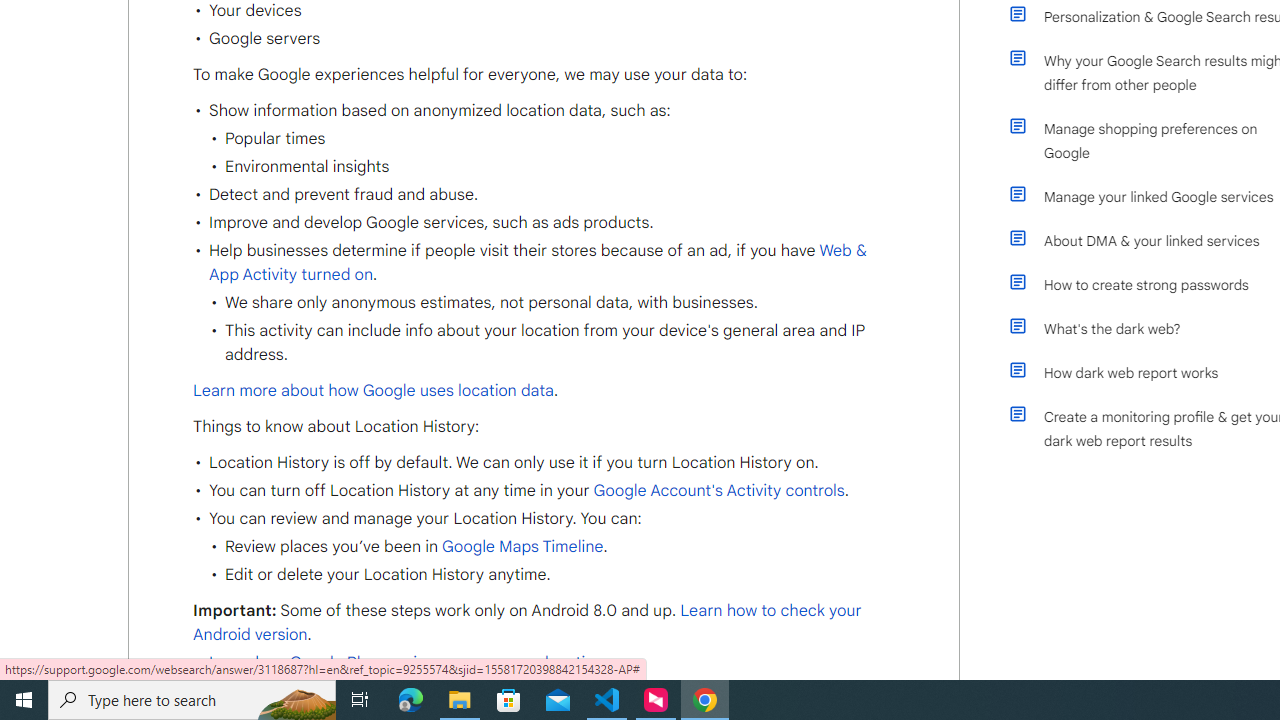 Image resolution: width=1280 pixels, height=720 pixels. I want to click on 'Google Maps Timeline', so click(522, 547).